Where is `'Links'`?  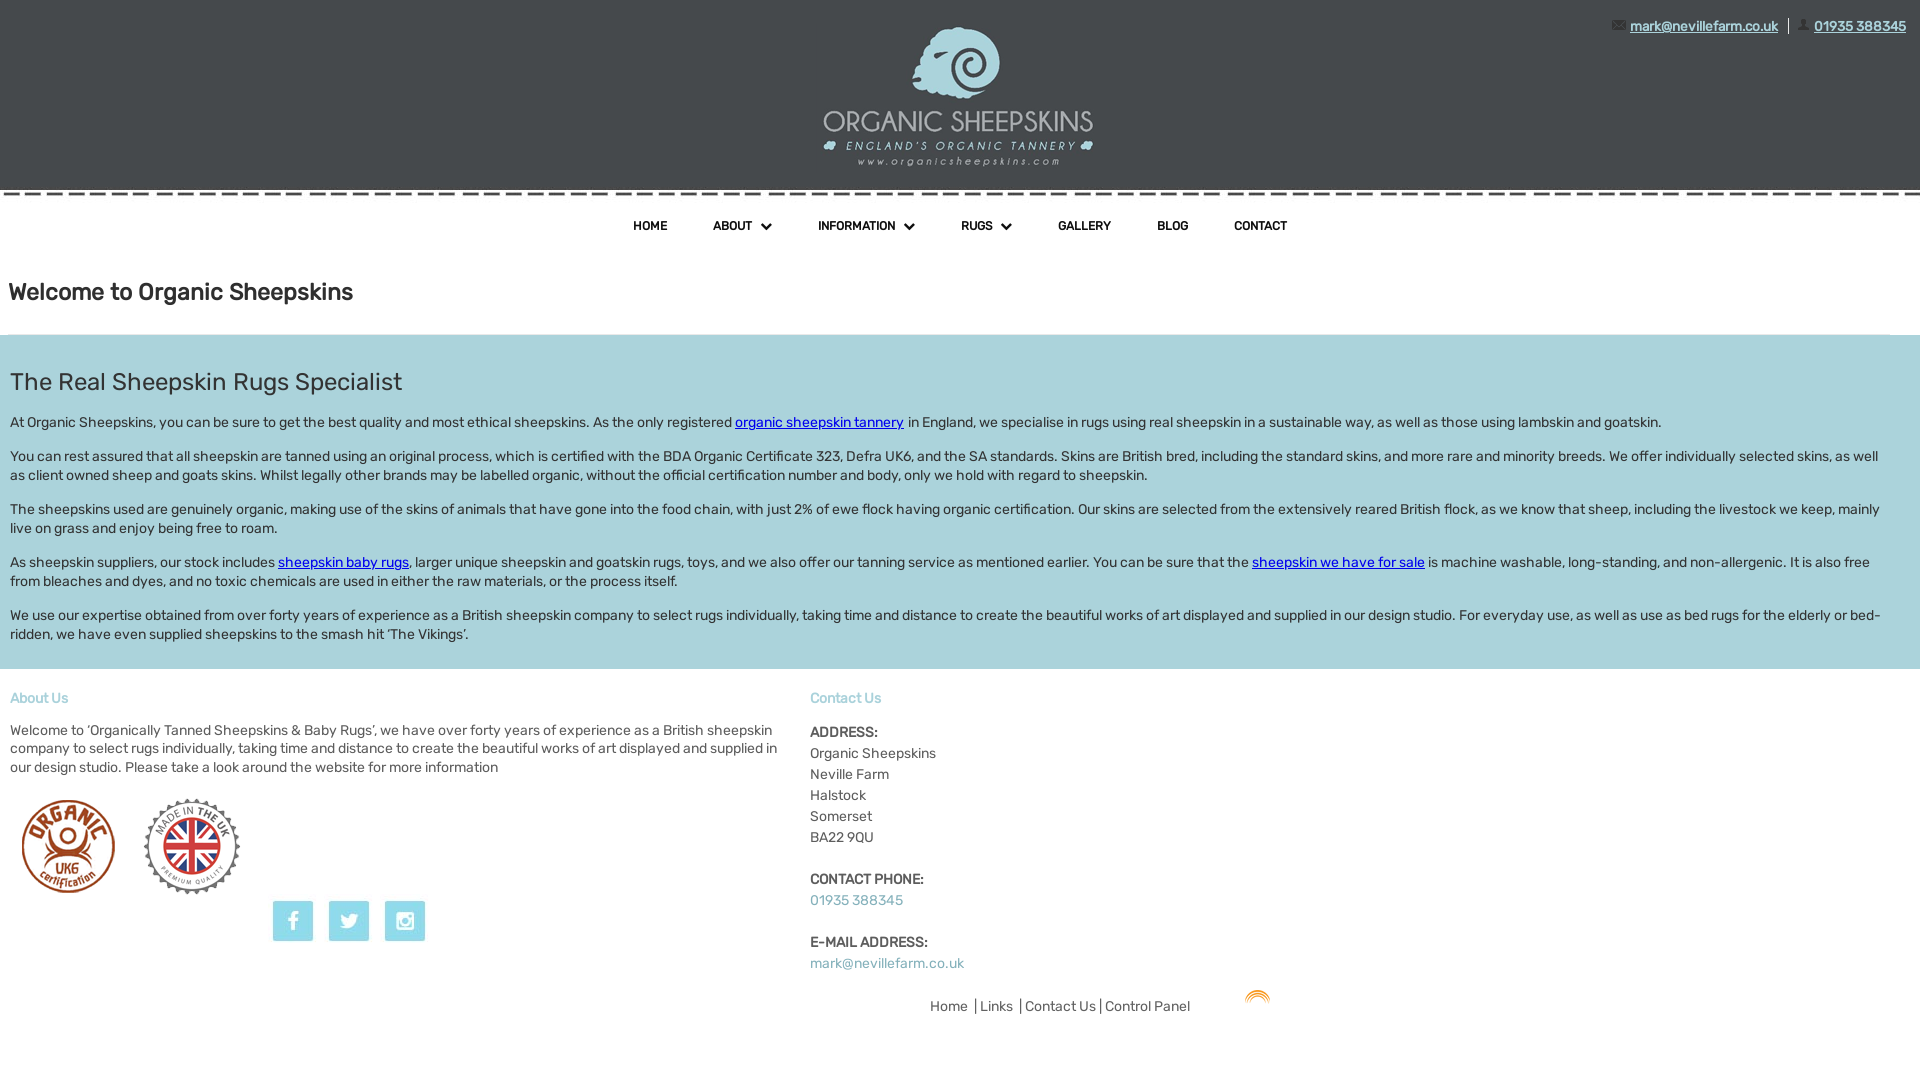 'Links' is located at coordinates (996, 1006).